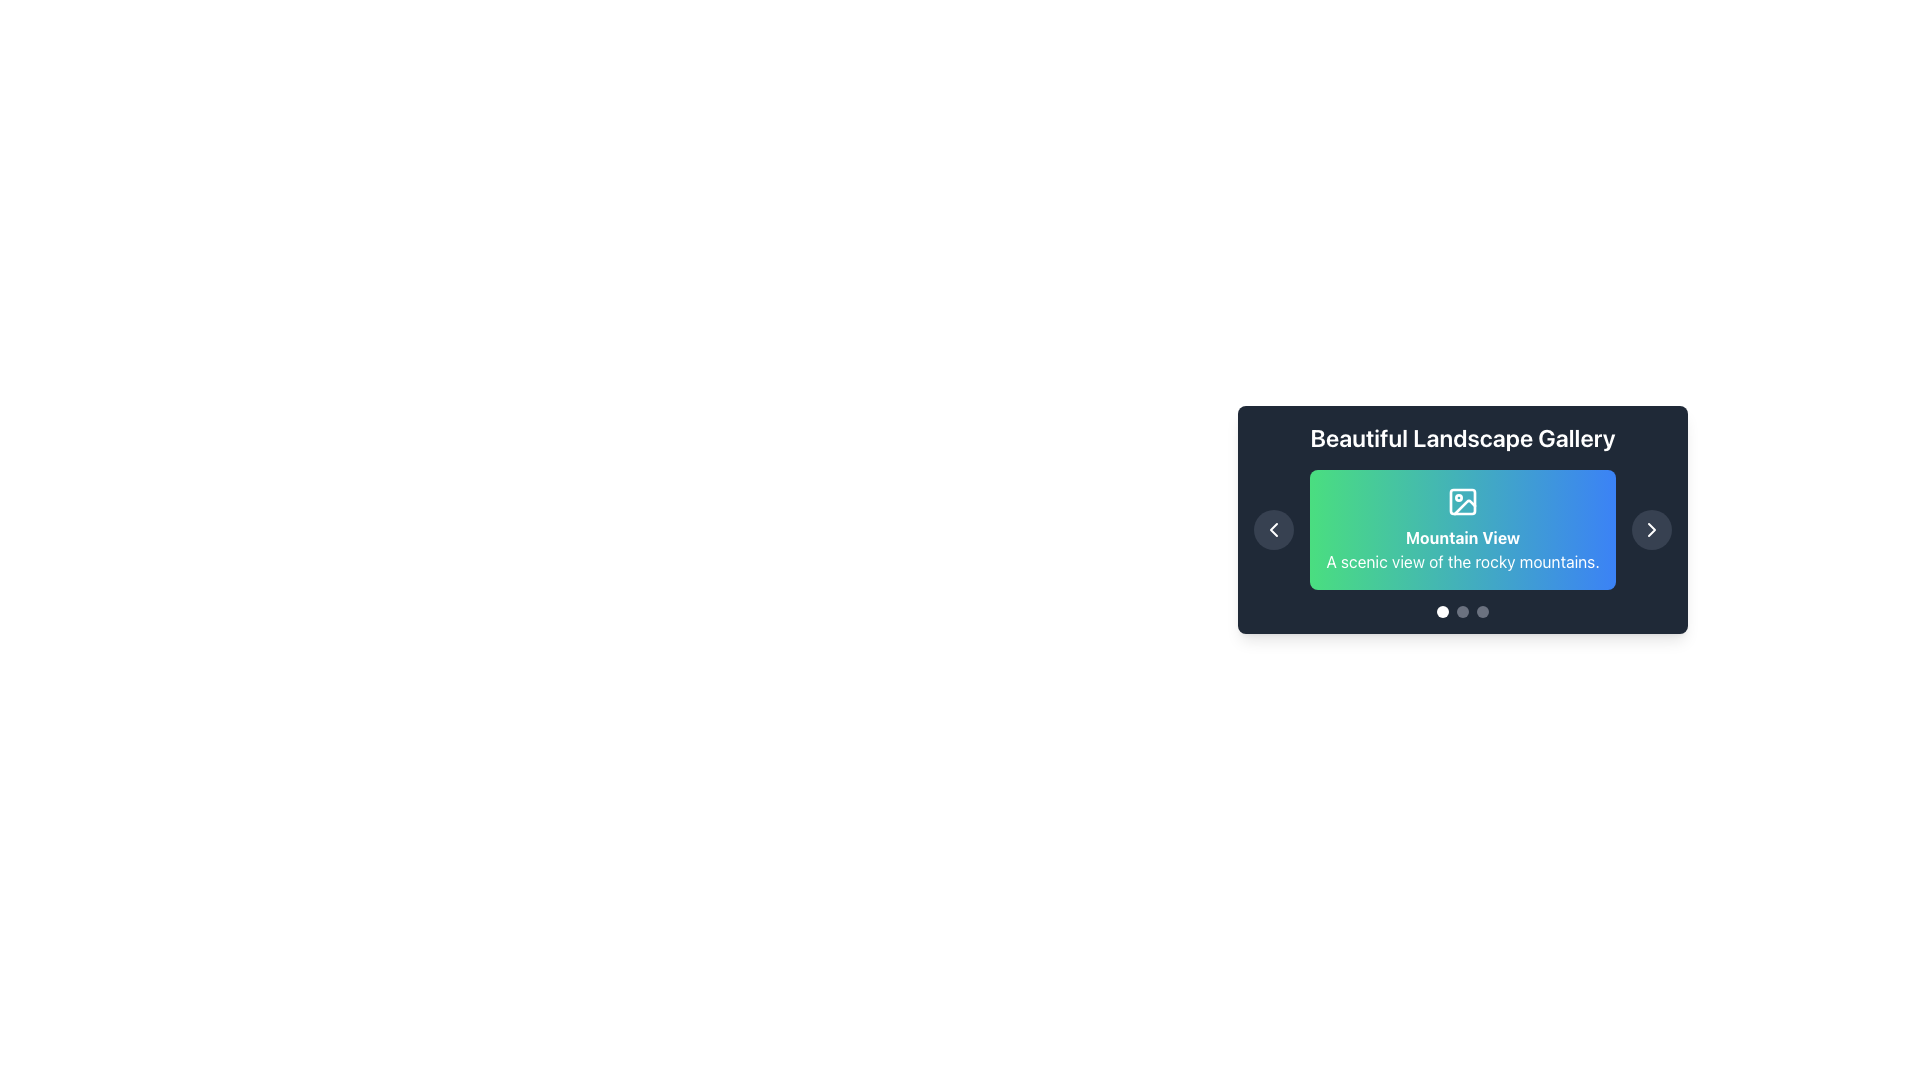 The height and width of the screenshot is (1080, 1920). Describe the element at coordinates (1463, 536) in the screenshot. I see `text label displaying 'Mountain View' which is bold and centered above the description text in a gradient background panel` at that location.